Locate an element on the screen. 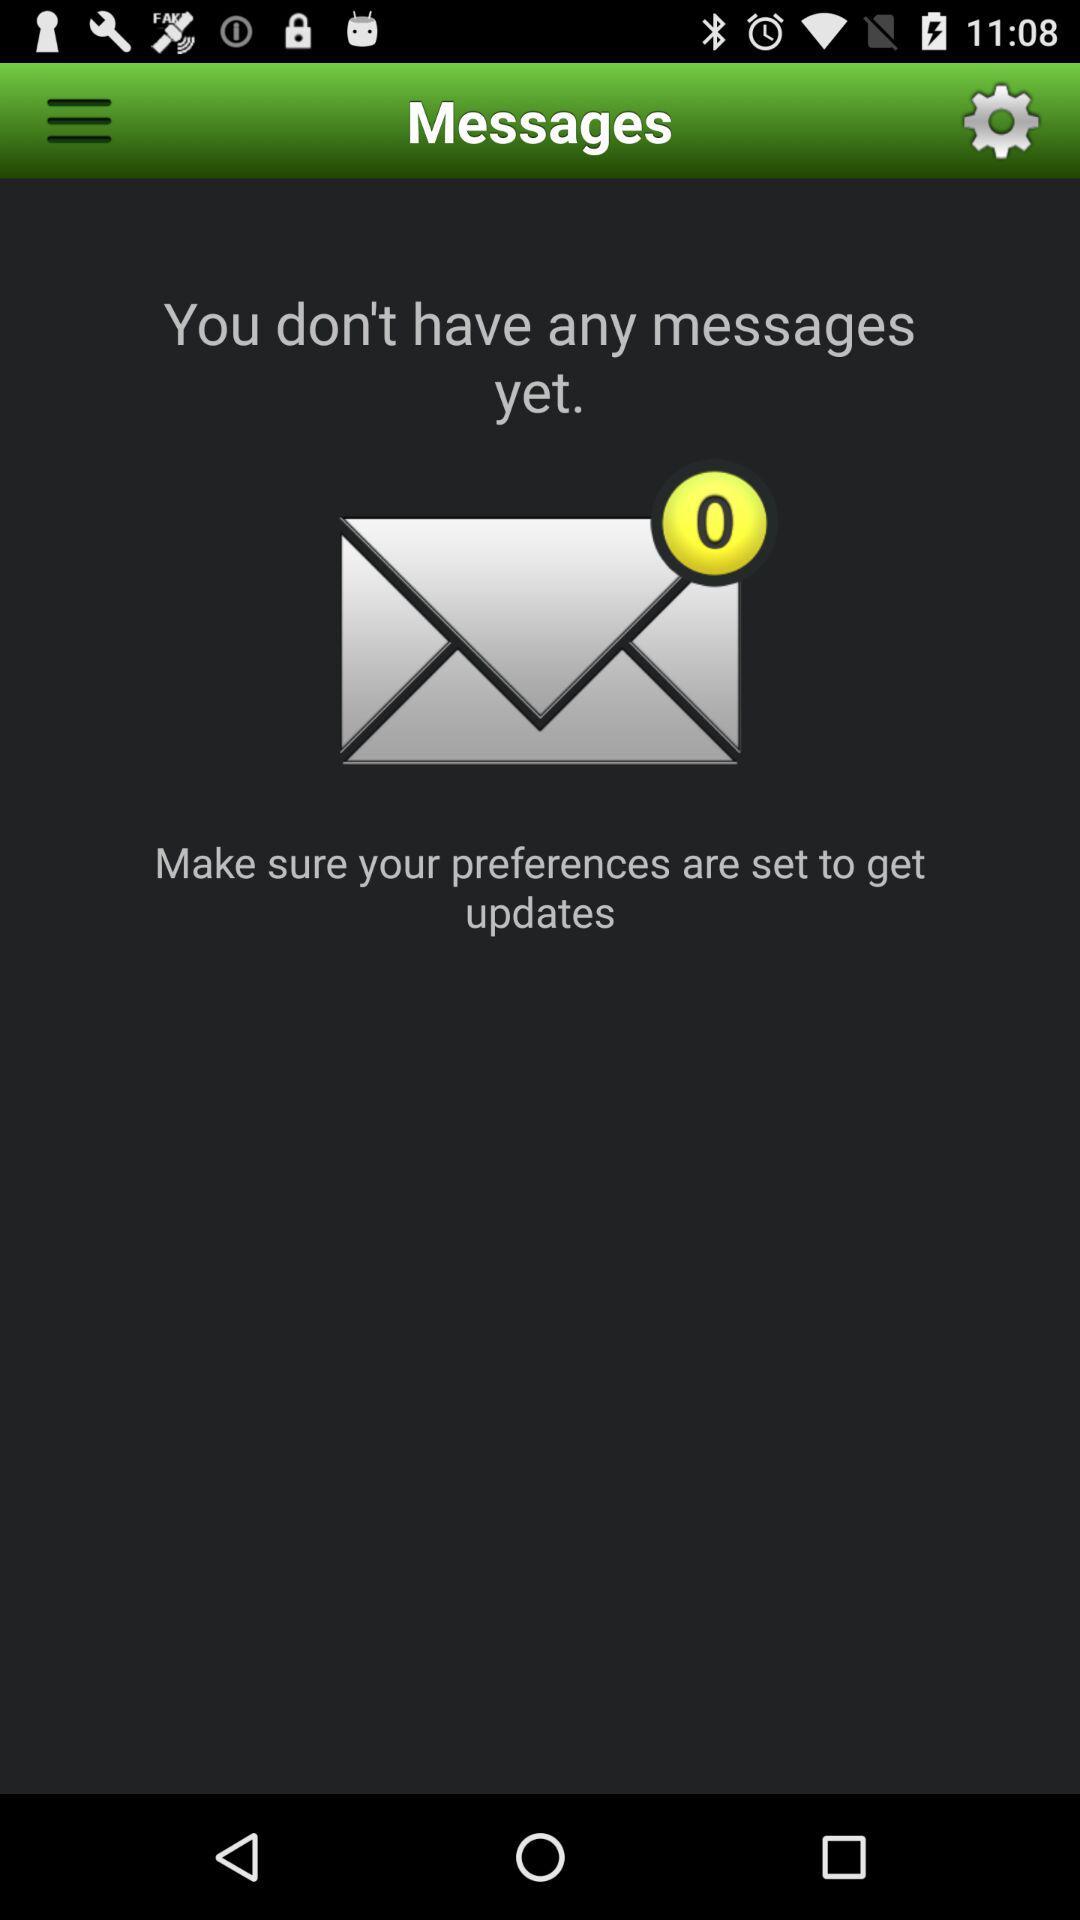 This screenshot has width=1080, height=1920. the settings icon is located at coordinates (1001, 128).